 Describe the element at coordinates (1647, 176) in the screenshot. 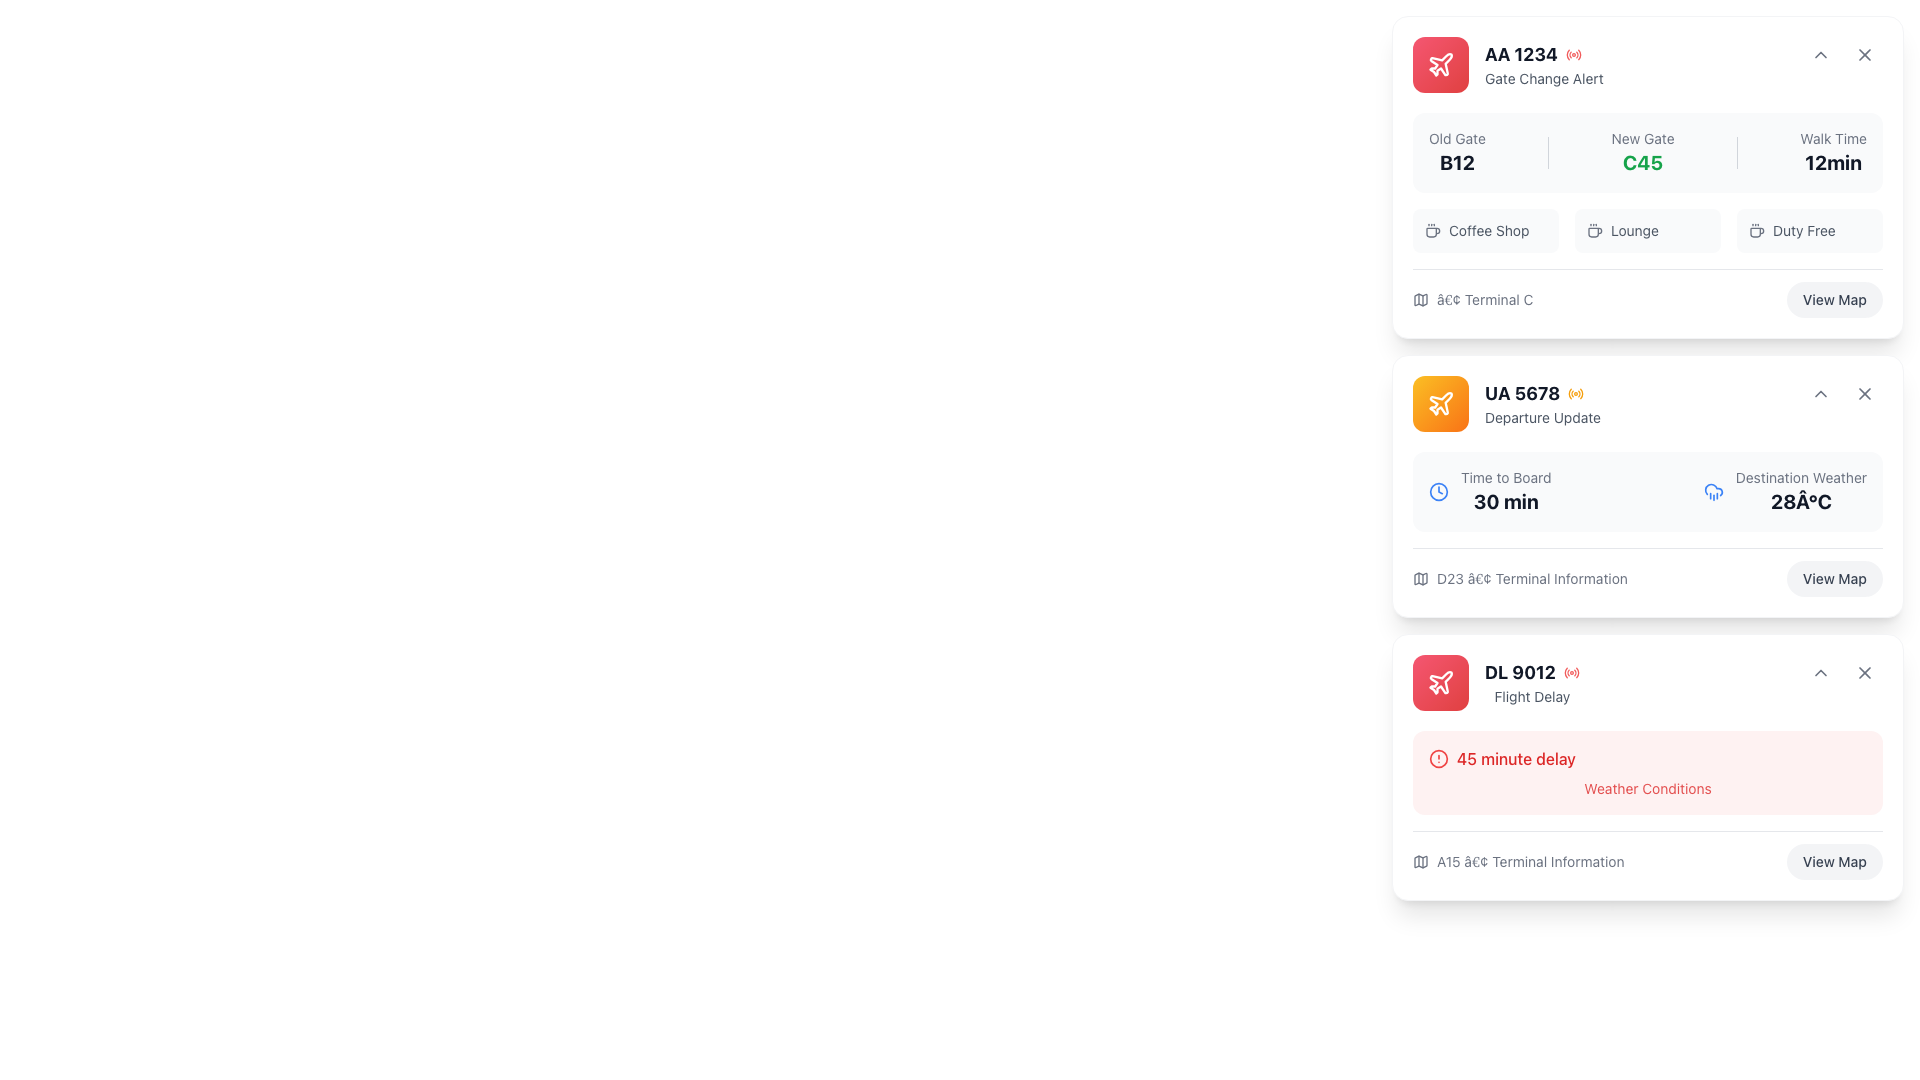

I see `the text of the label indicating the new boarding gate for a flight, located between 'Old Gate' and 'Walk Time'` at that location.